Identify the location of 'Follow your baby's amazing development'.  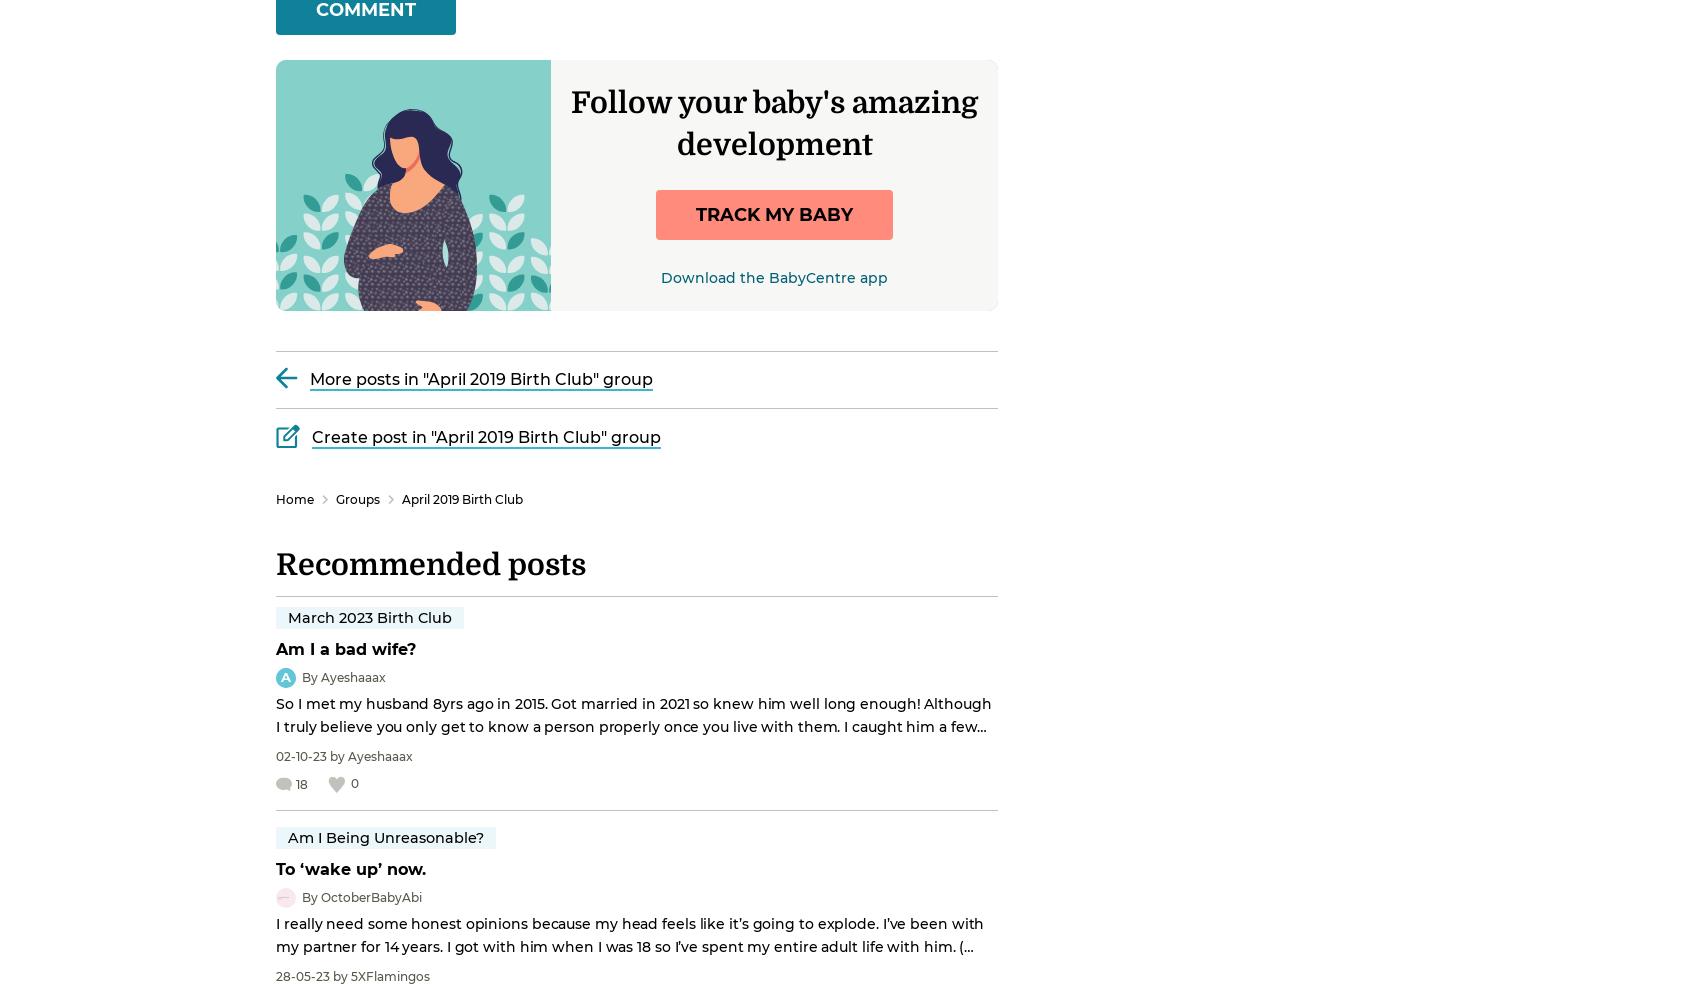
(774, 122).